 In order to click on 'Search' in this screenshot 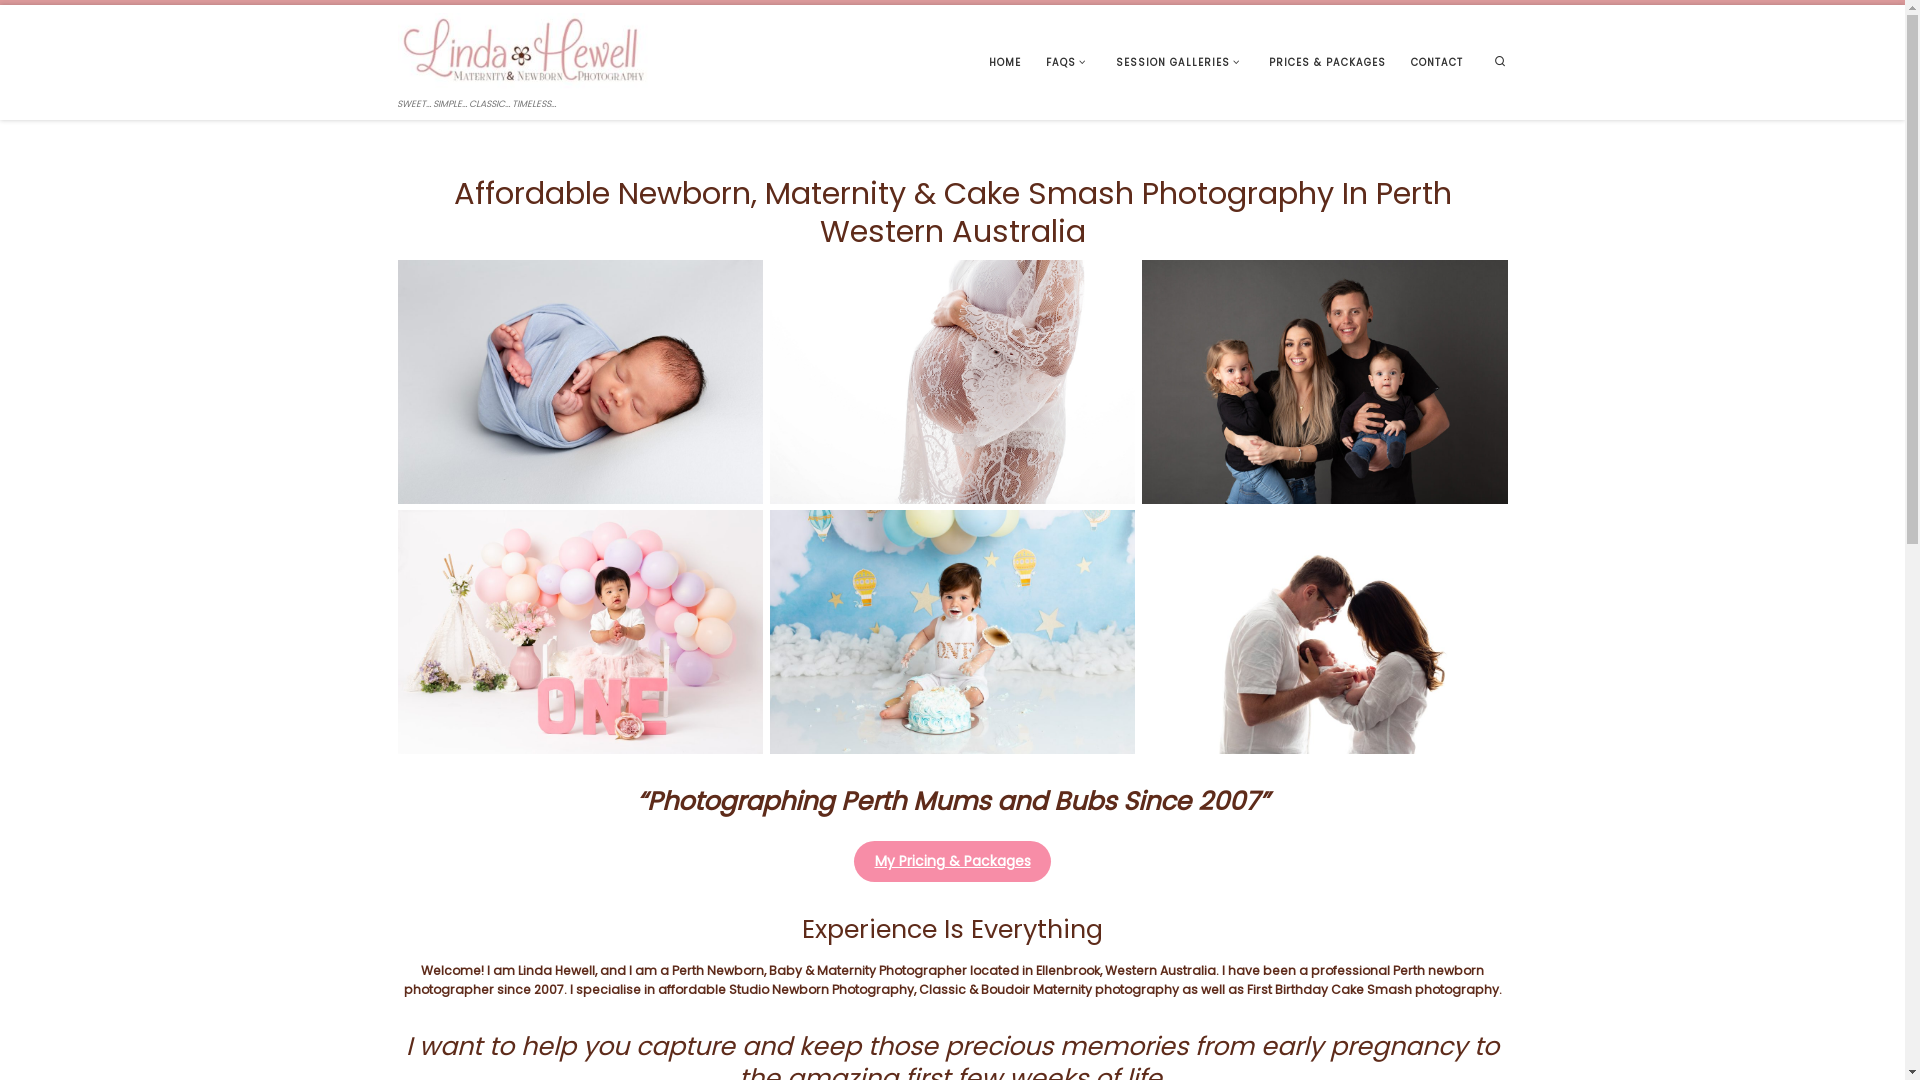, I will do `click(1499, 61)`.